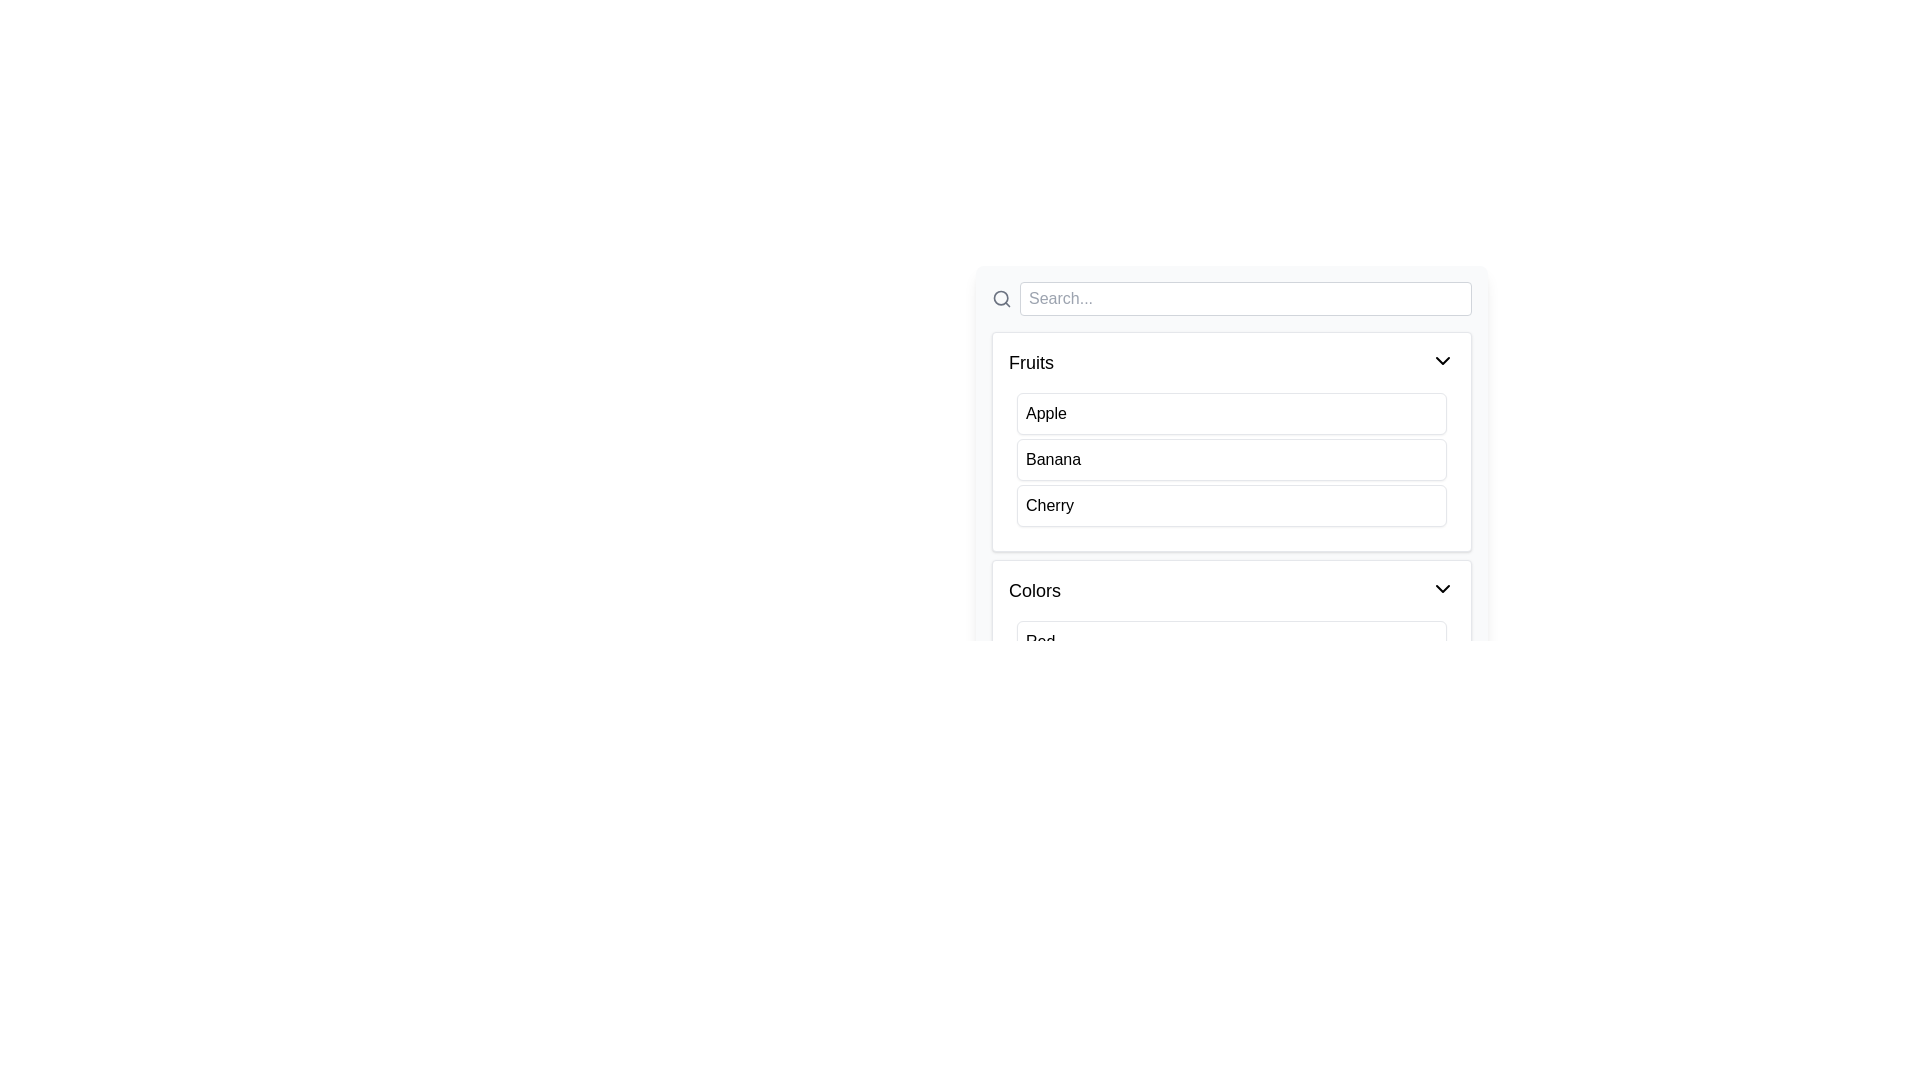 This screenshot has width=1920, height=1080. I want to click on the search feature icon located to the left of the search input field, so click(1002, 299).